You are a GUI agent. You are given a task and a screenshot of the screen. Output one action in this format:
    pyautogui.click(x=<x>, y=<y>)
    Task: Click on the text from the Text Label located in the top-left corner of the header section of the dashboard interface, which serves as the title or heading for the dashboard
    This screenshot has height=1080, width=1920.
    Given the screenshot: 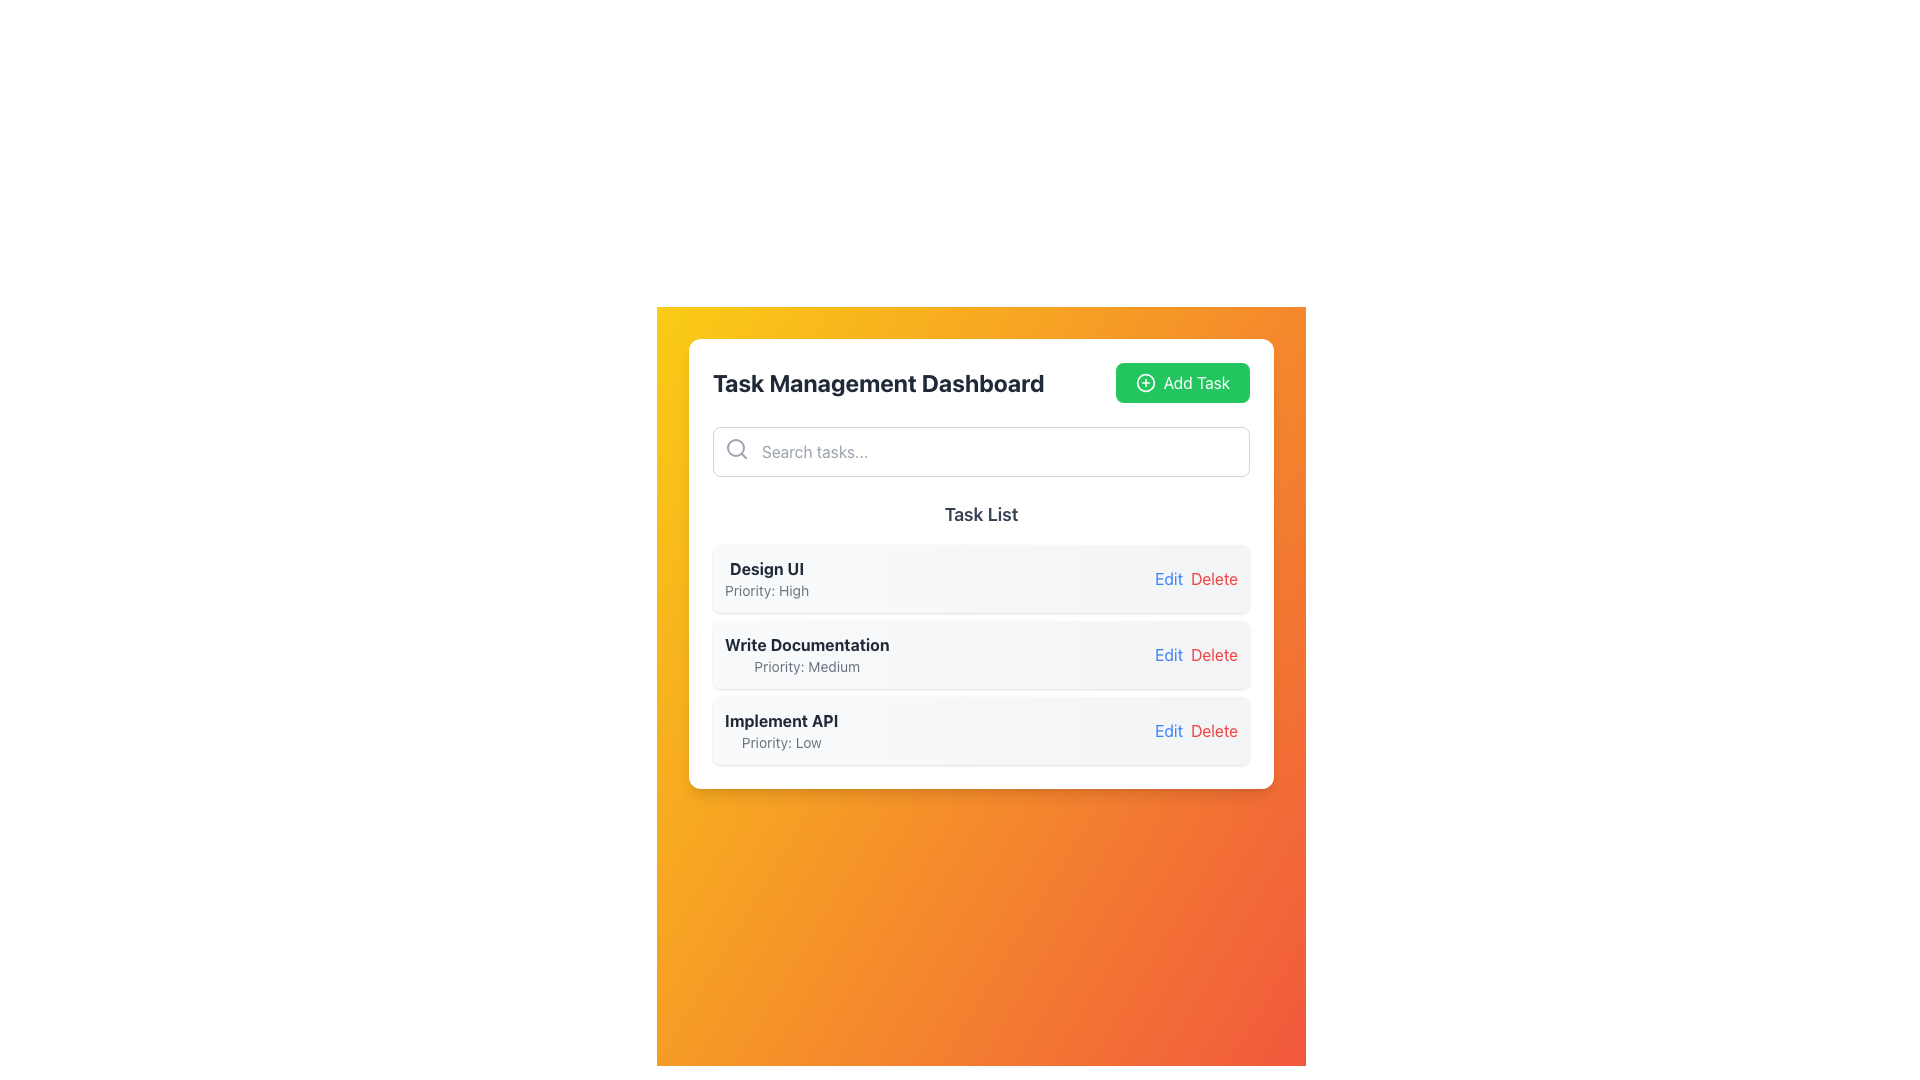 What is the action you would take?
    pyautogui.click(x=878, y=382)
    